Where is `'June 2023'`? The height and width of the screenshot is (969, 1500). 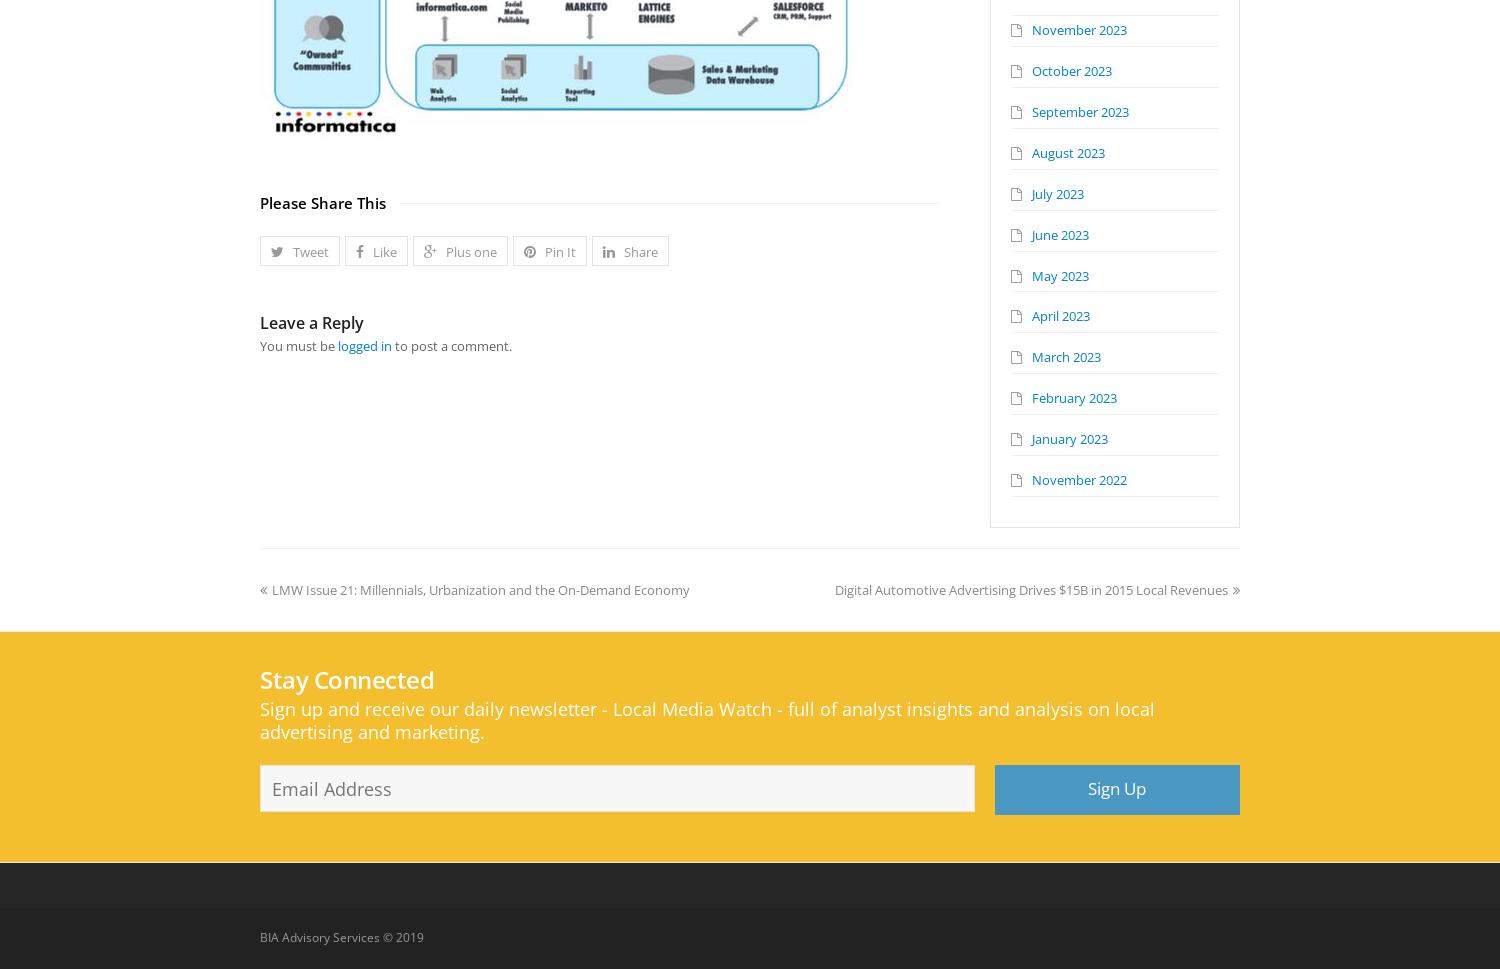 'June 2023' is located at coordinates (1060, 233).